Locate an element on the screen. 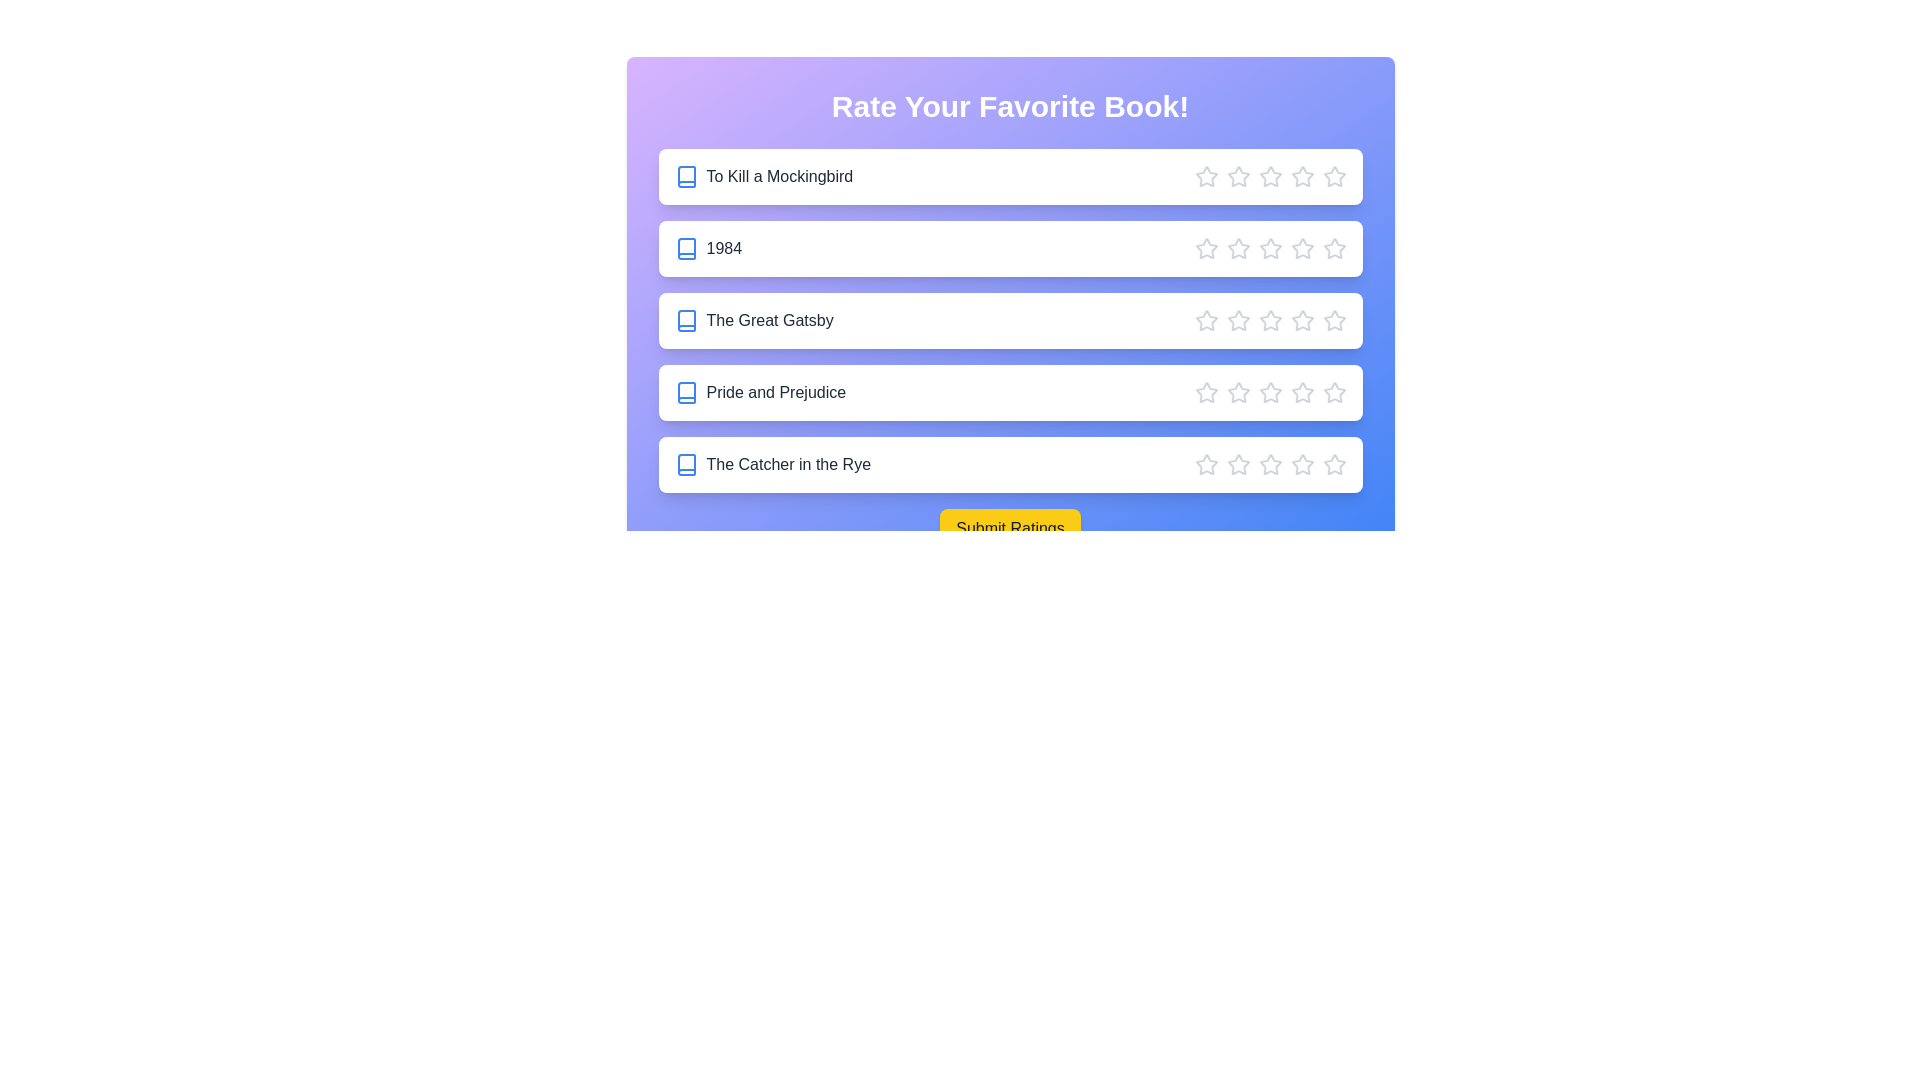 This screenshot has height=1080, width=1920. the star corresponding to 4 stars for the book 'The Great Gatsby' is located at coordinates (1302, 319).